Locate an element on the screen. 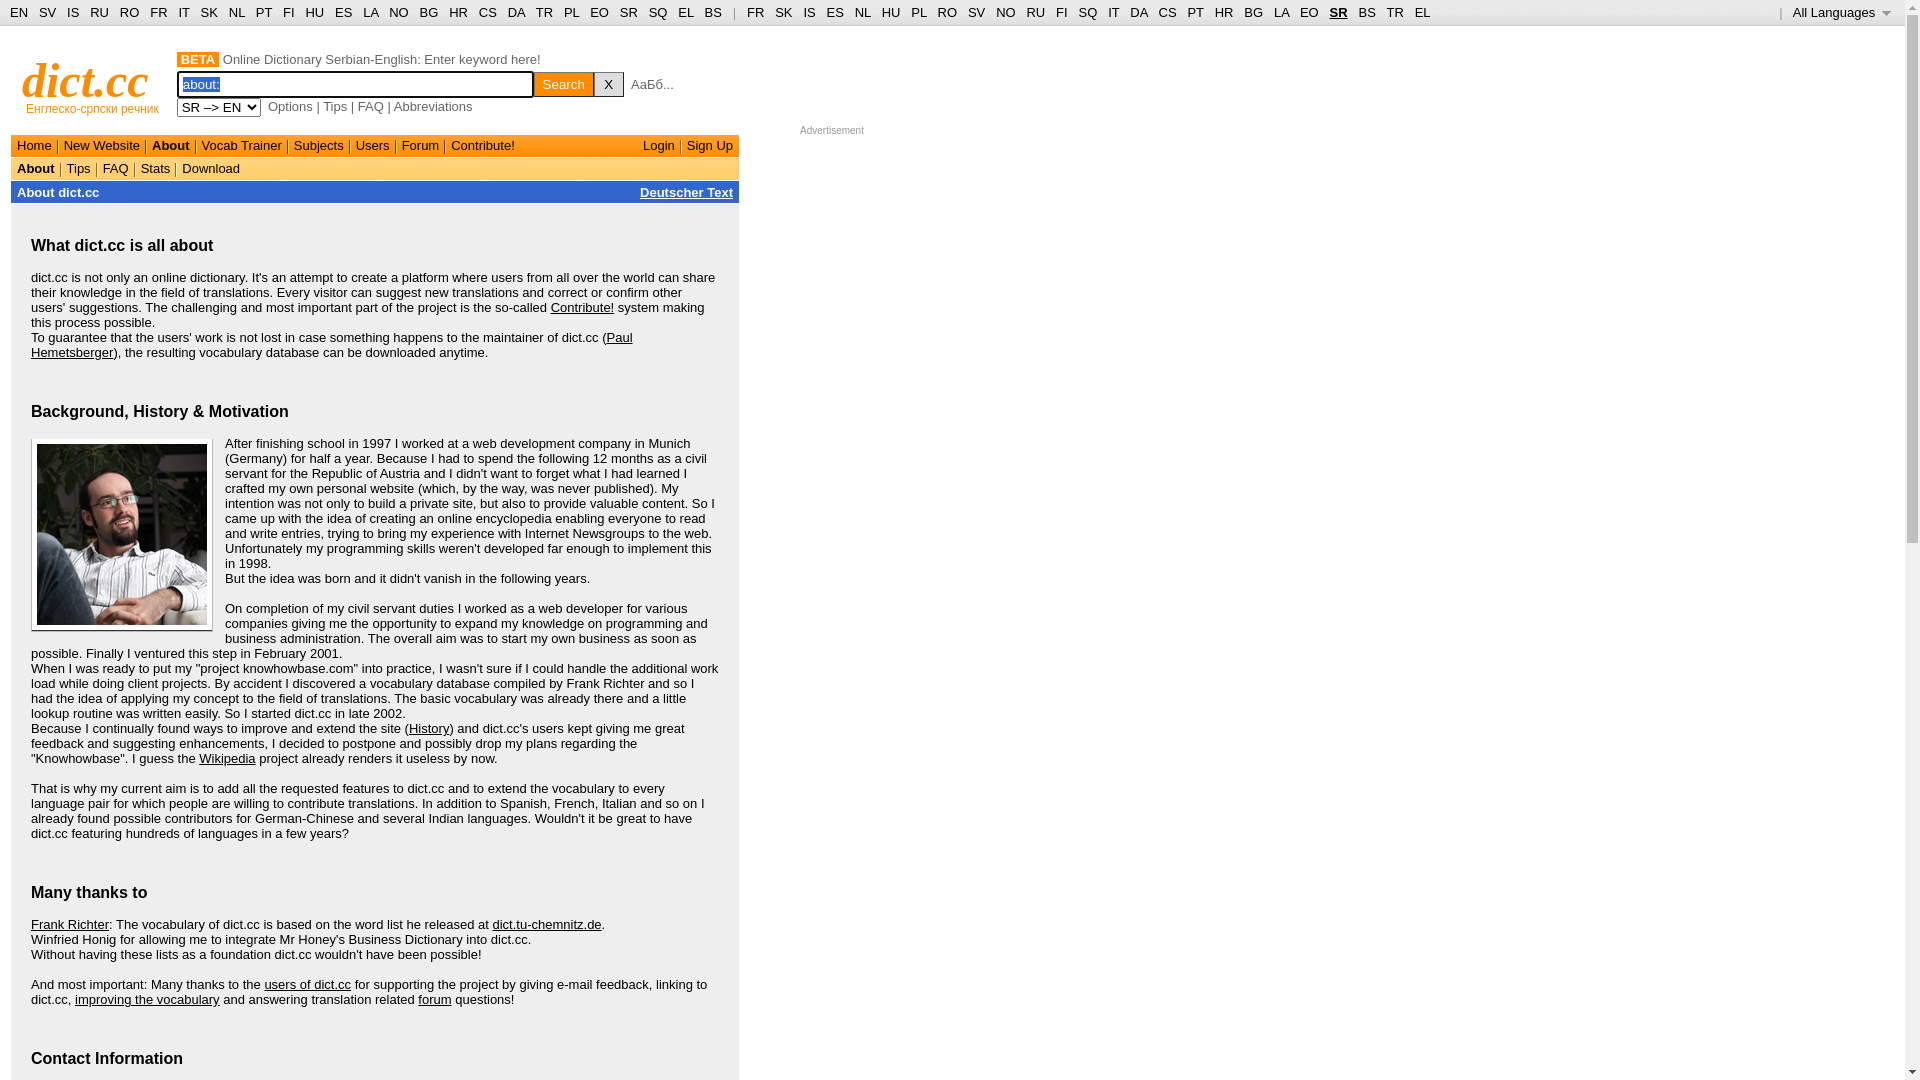 The height and width of the screenshot is (1080, 1920). 'Tips' is located at coordinates (335, 106).